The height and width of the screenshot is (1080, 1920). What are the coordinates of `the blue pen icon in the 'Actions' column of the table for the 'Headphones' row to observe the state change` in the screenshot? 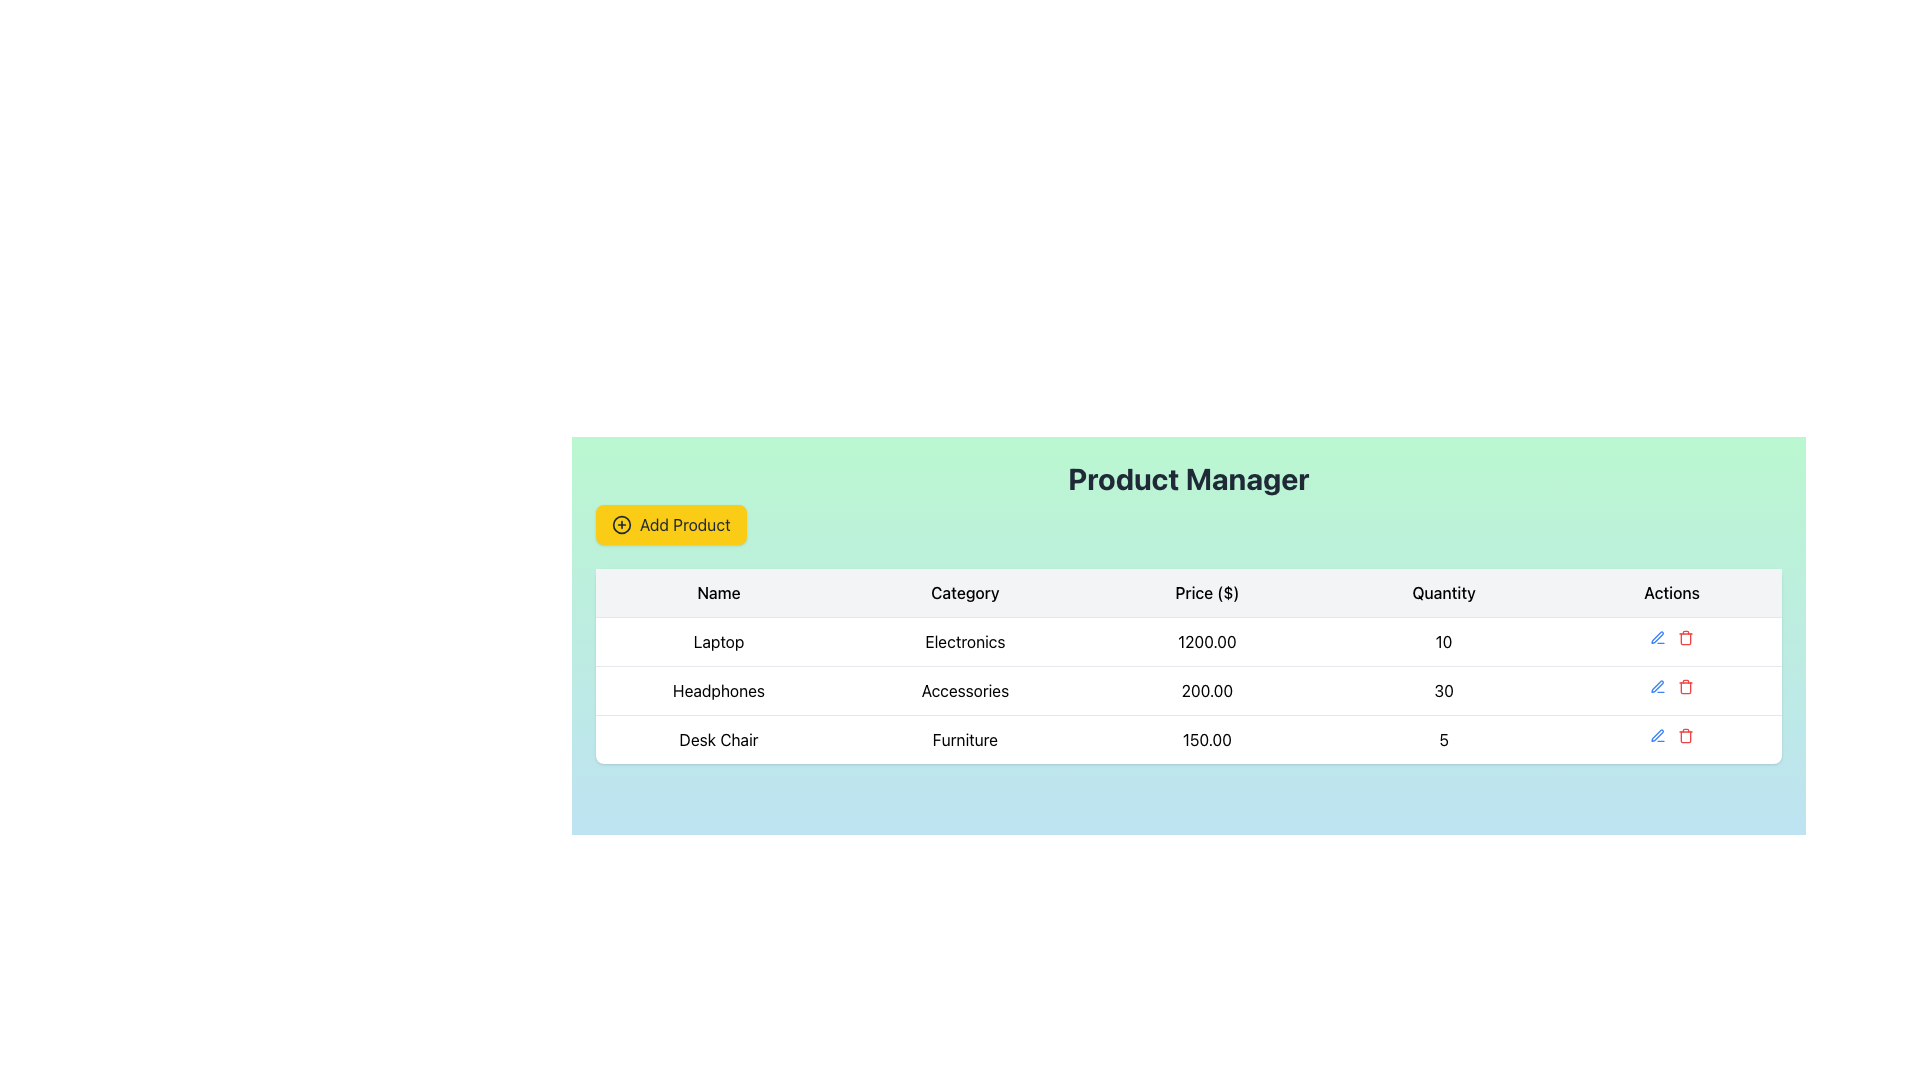 It's located at (1658, 685).